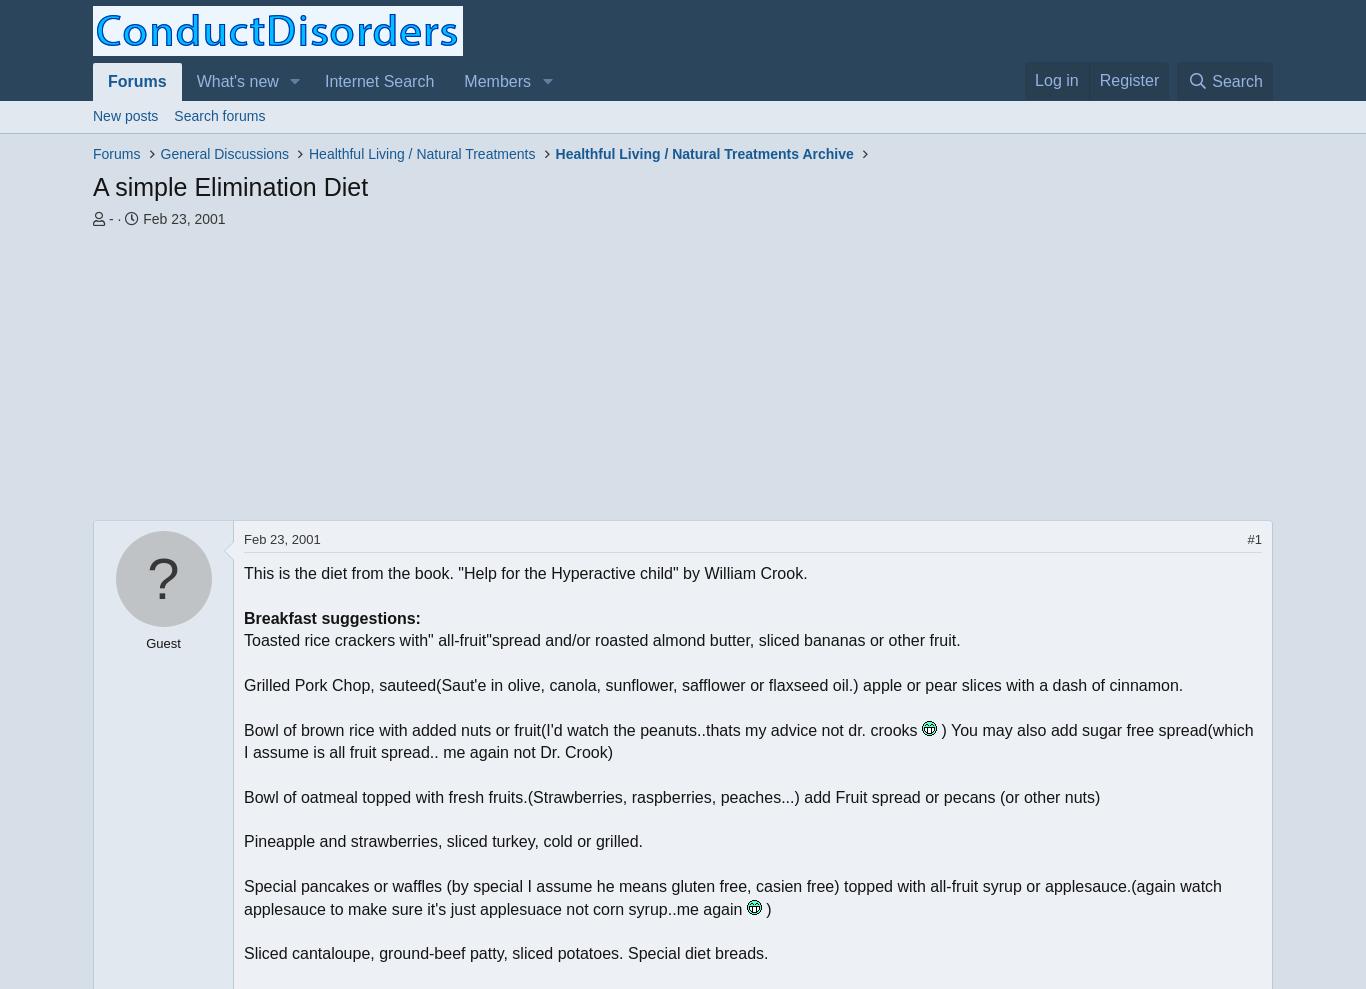 This screenshot has width=1366, height=989. What do you see at coordinates (600, 639) in the screenshot?
I see `'Toasted rice crackers with" all-fruit"spread and/or roasted almond butter, sliced bananas or other fruit.'` at bounding box center [600, 639].